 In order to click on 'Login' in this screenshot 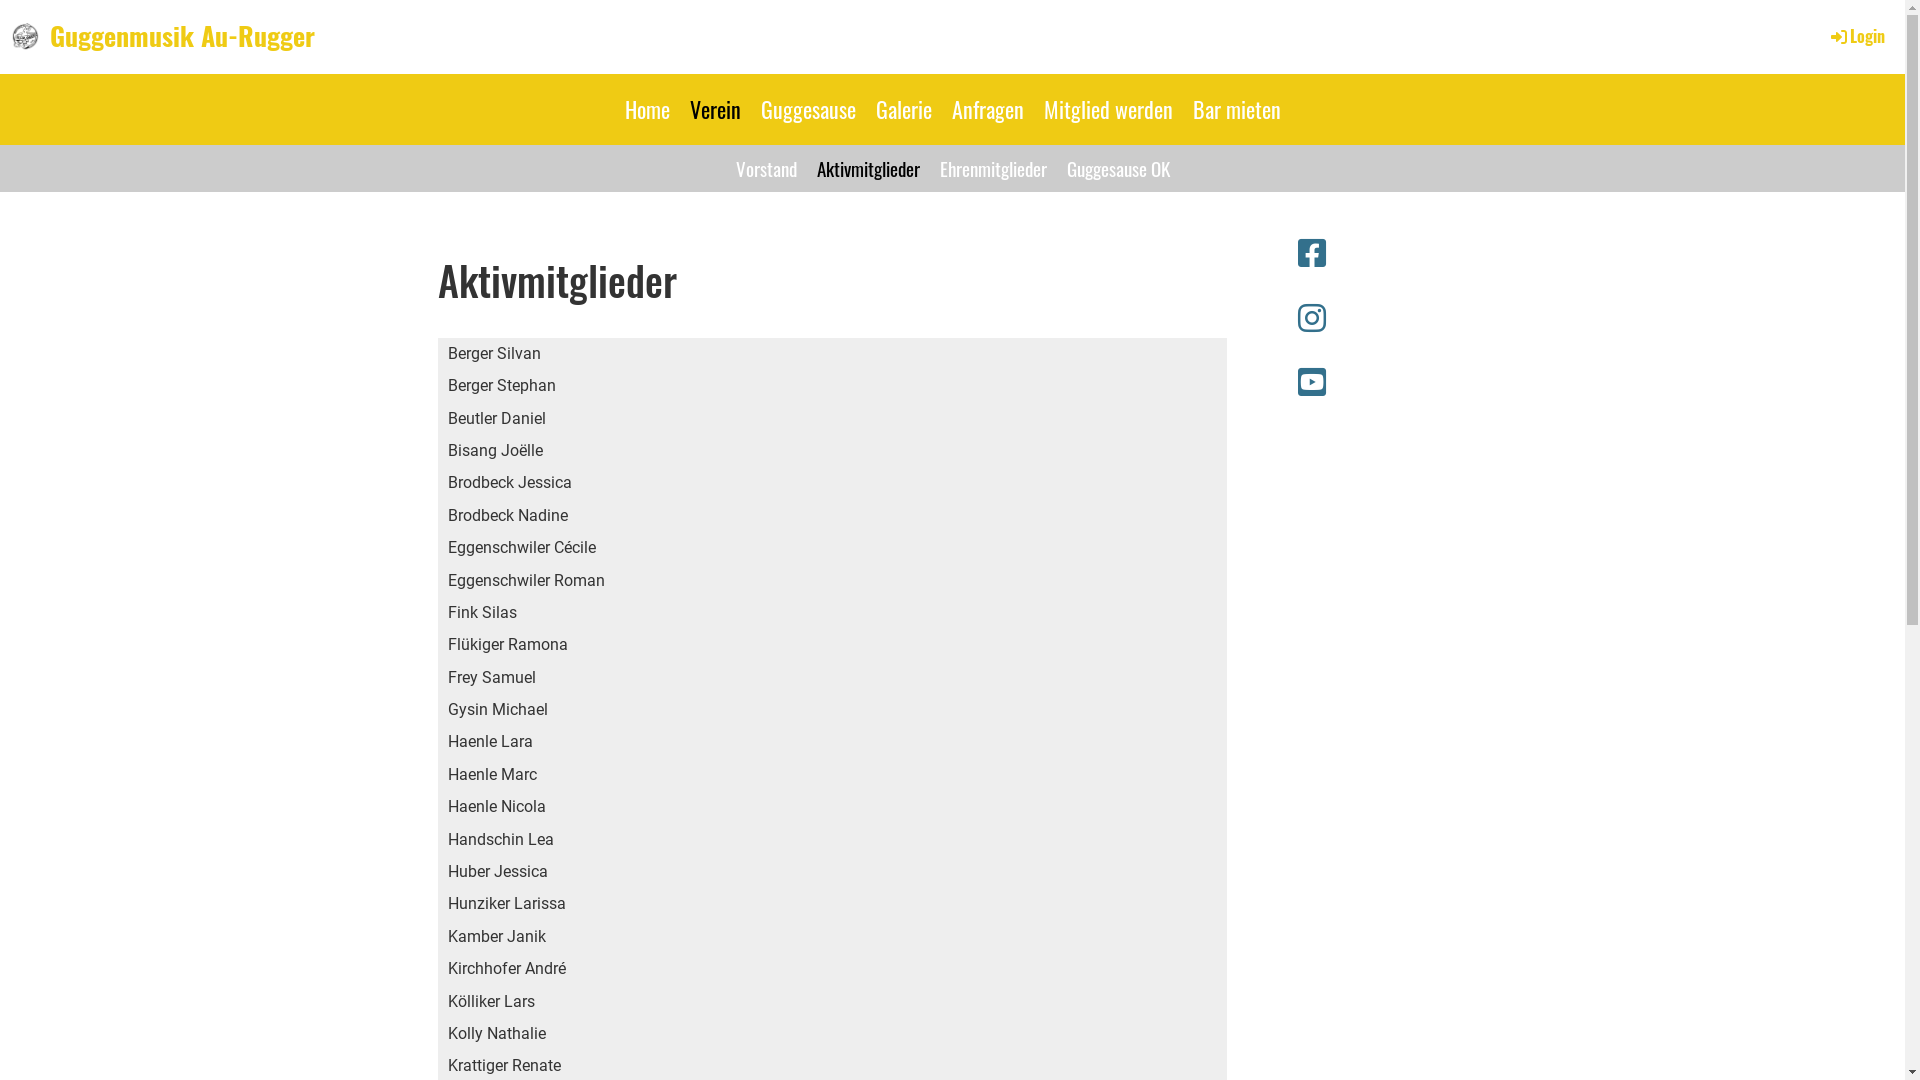, I will do `click(1855, 35)`.